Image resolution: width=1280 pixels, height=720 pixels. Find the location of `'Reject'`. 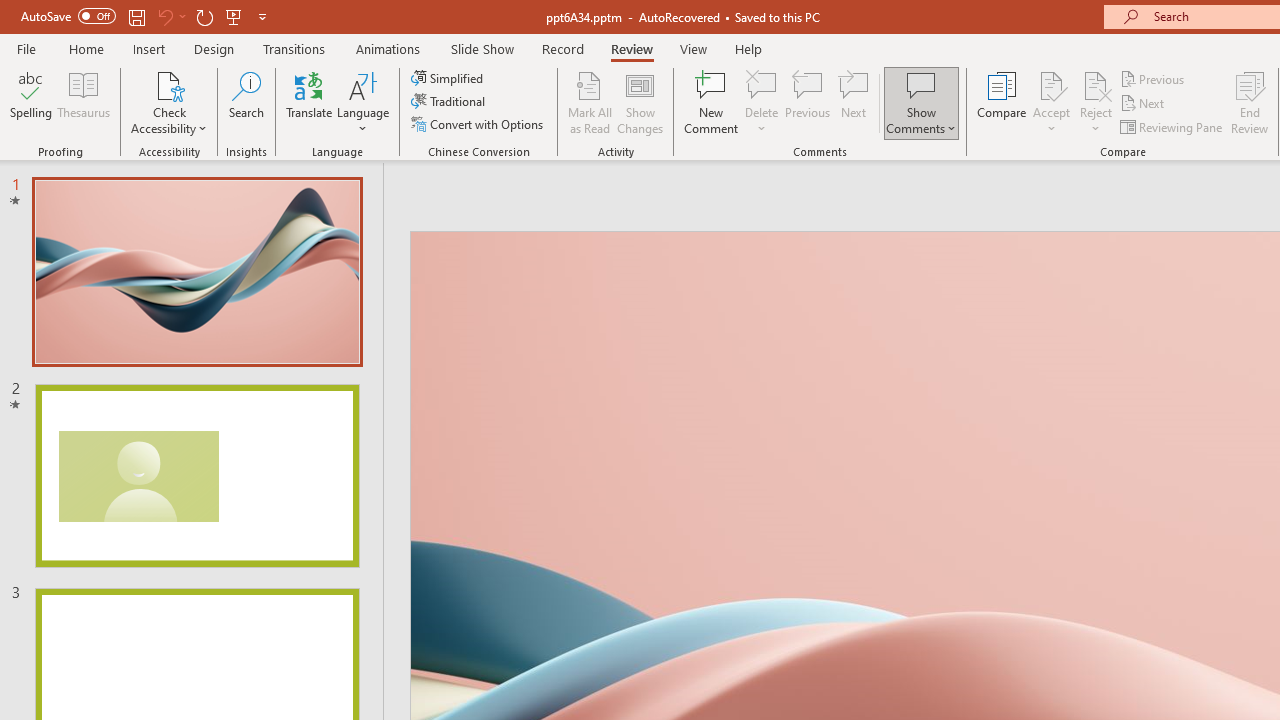

'Reject' is located at coordinates (1095, 103).